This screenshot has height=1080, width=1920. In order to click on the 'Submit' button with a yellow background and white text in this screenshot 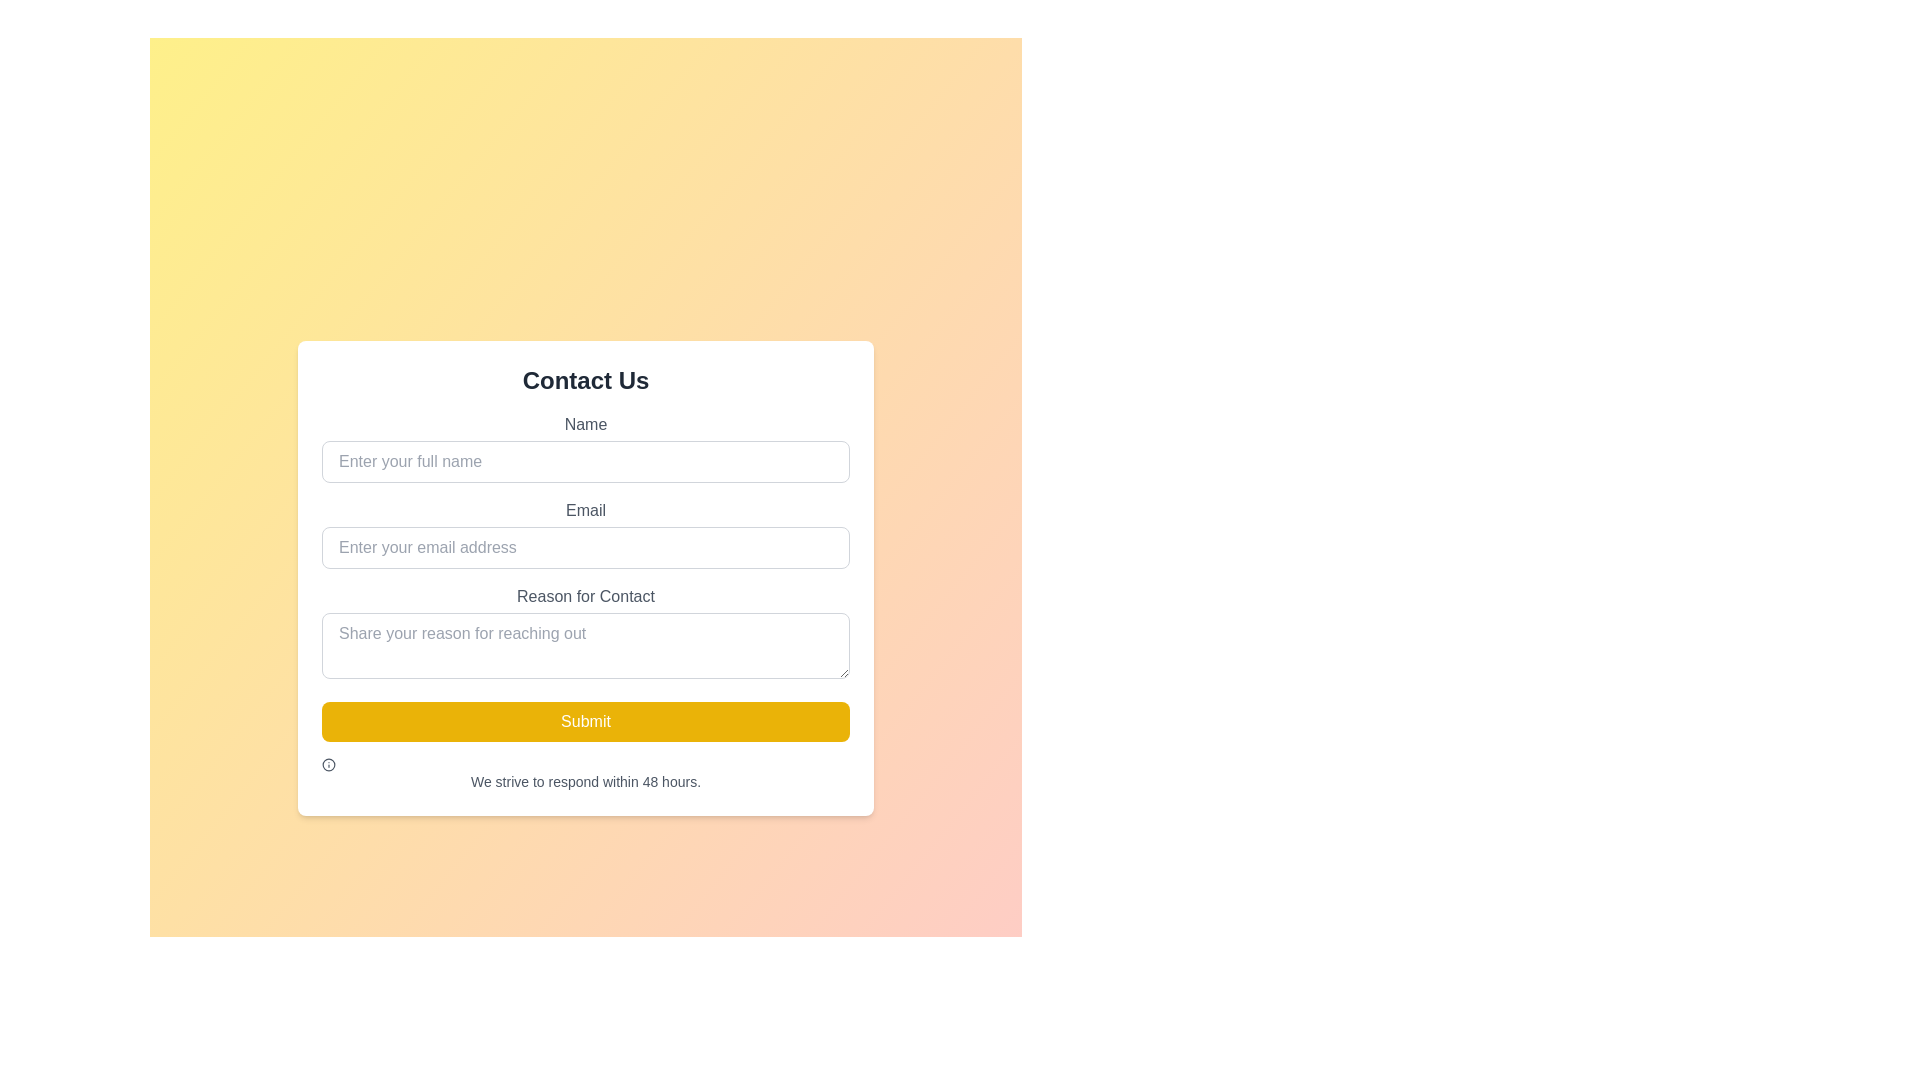, I will do `click(584, 721)`.